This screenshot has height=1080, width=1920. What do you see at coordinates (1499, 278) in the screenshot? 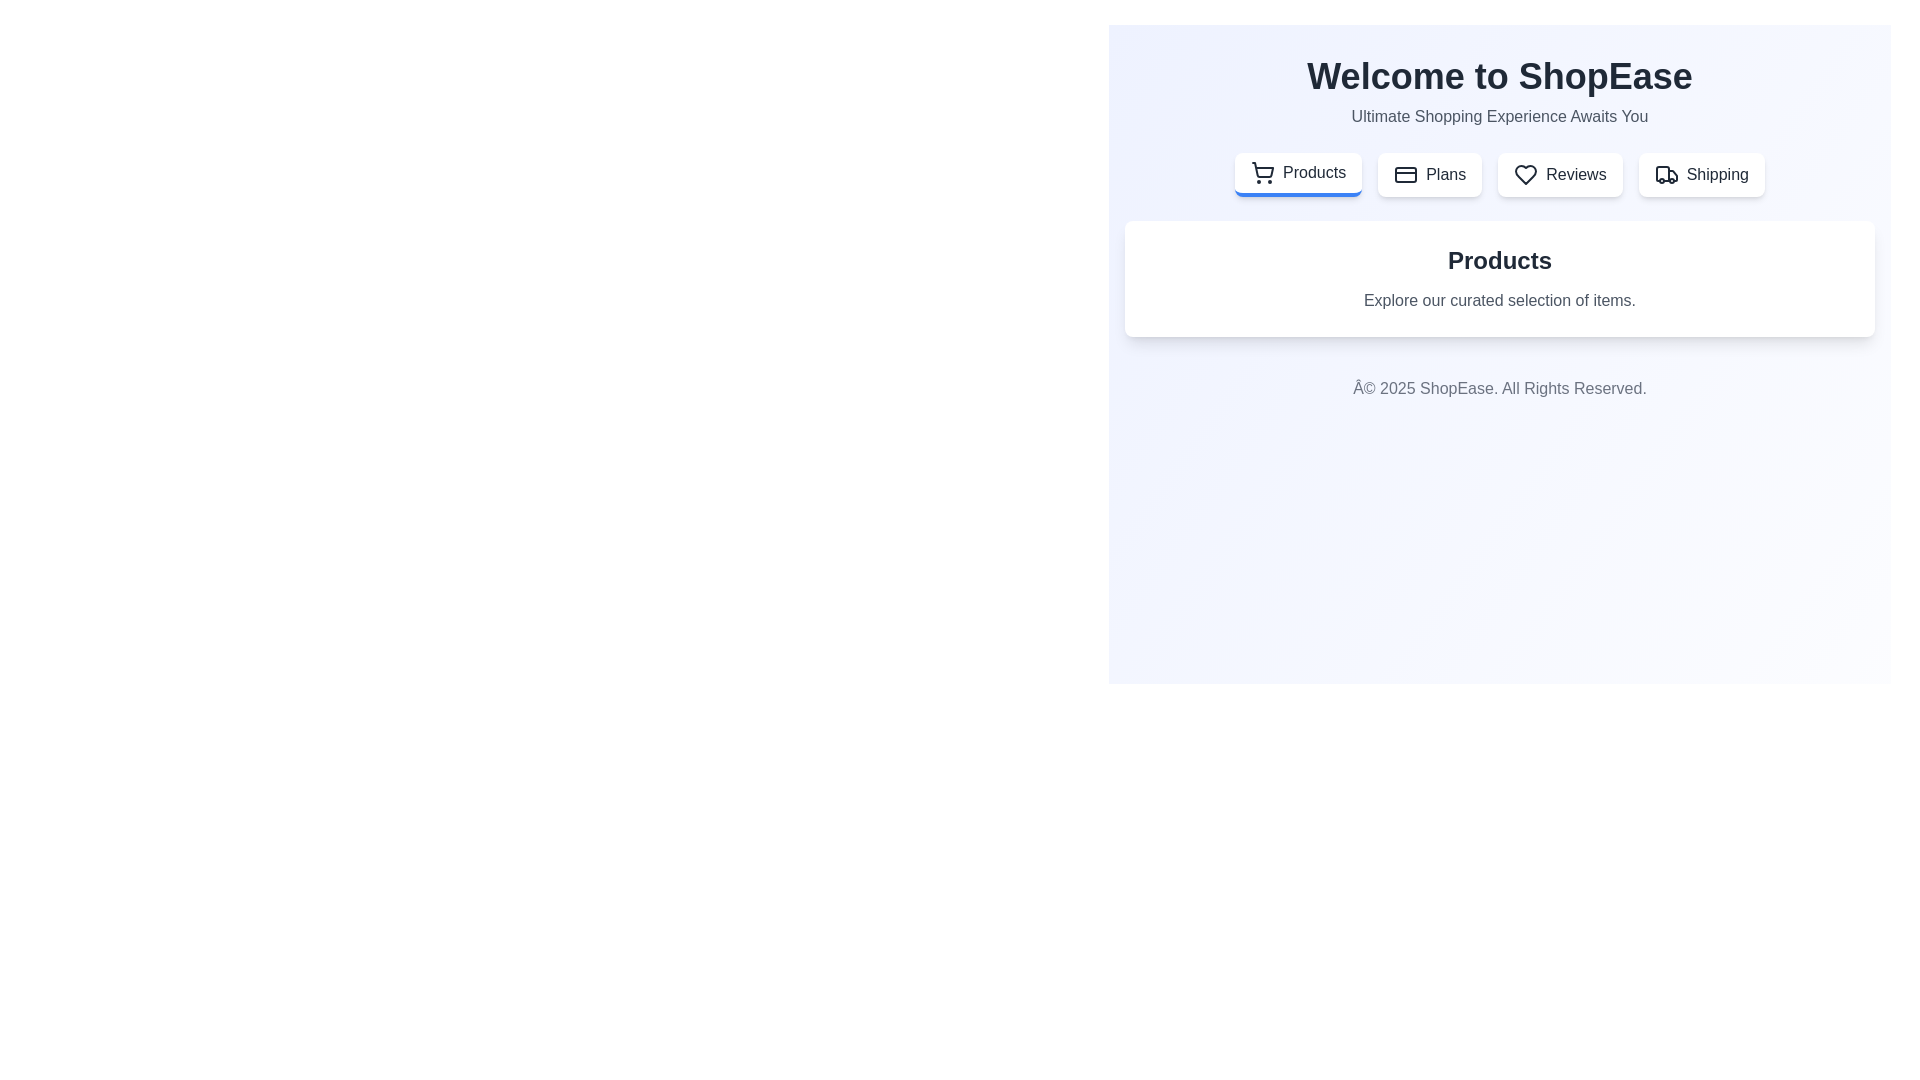
I see `the 'Products' text element within the white rectangular card that has rounded corners and a subtle shadow, which includes a bold heading and a subtitle, positioned centrally below a row of buttons` at bounding box center [1499, 278].